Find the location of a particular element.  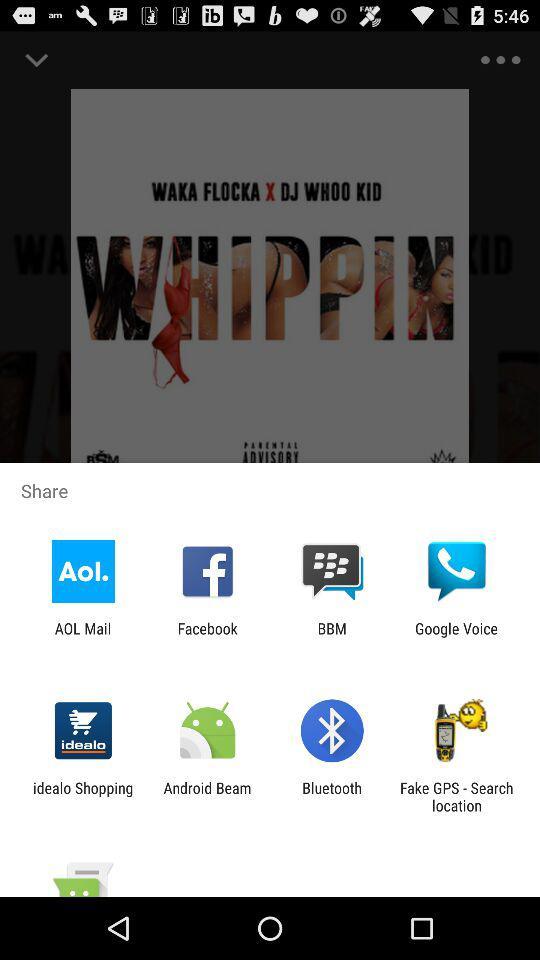

the item next to android beam app is located at coordinates (82, 796).